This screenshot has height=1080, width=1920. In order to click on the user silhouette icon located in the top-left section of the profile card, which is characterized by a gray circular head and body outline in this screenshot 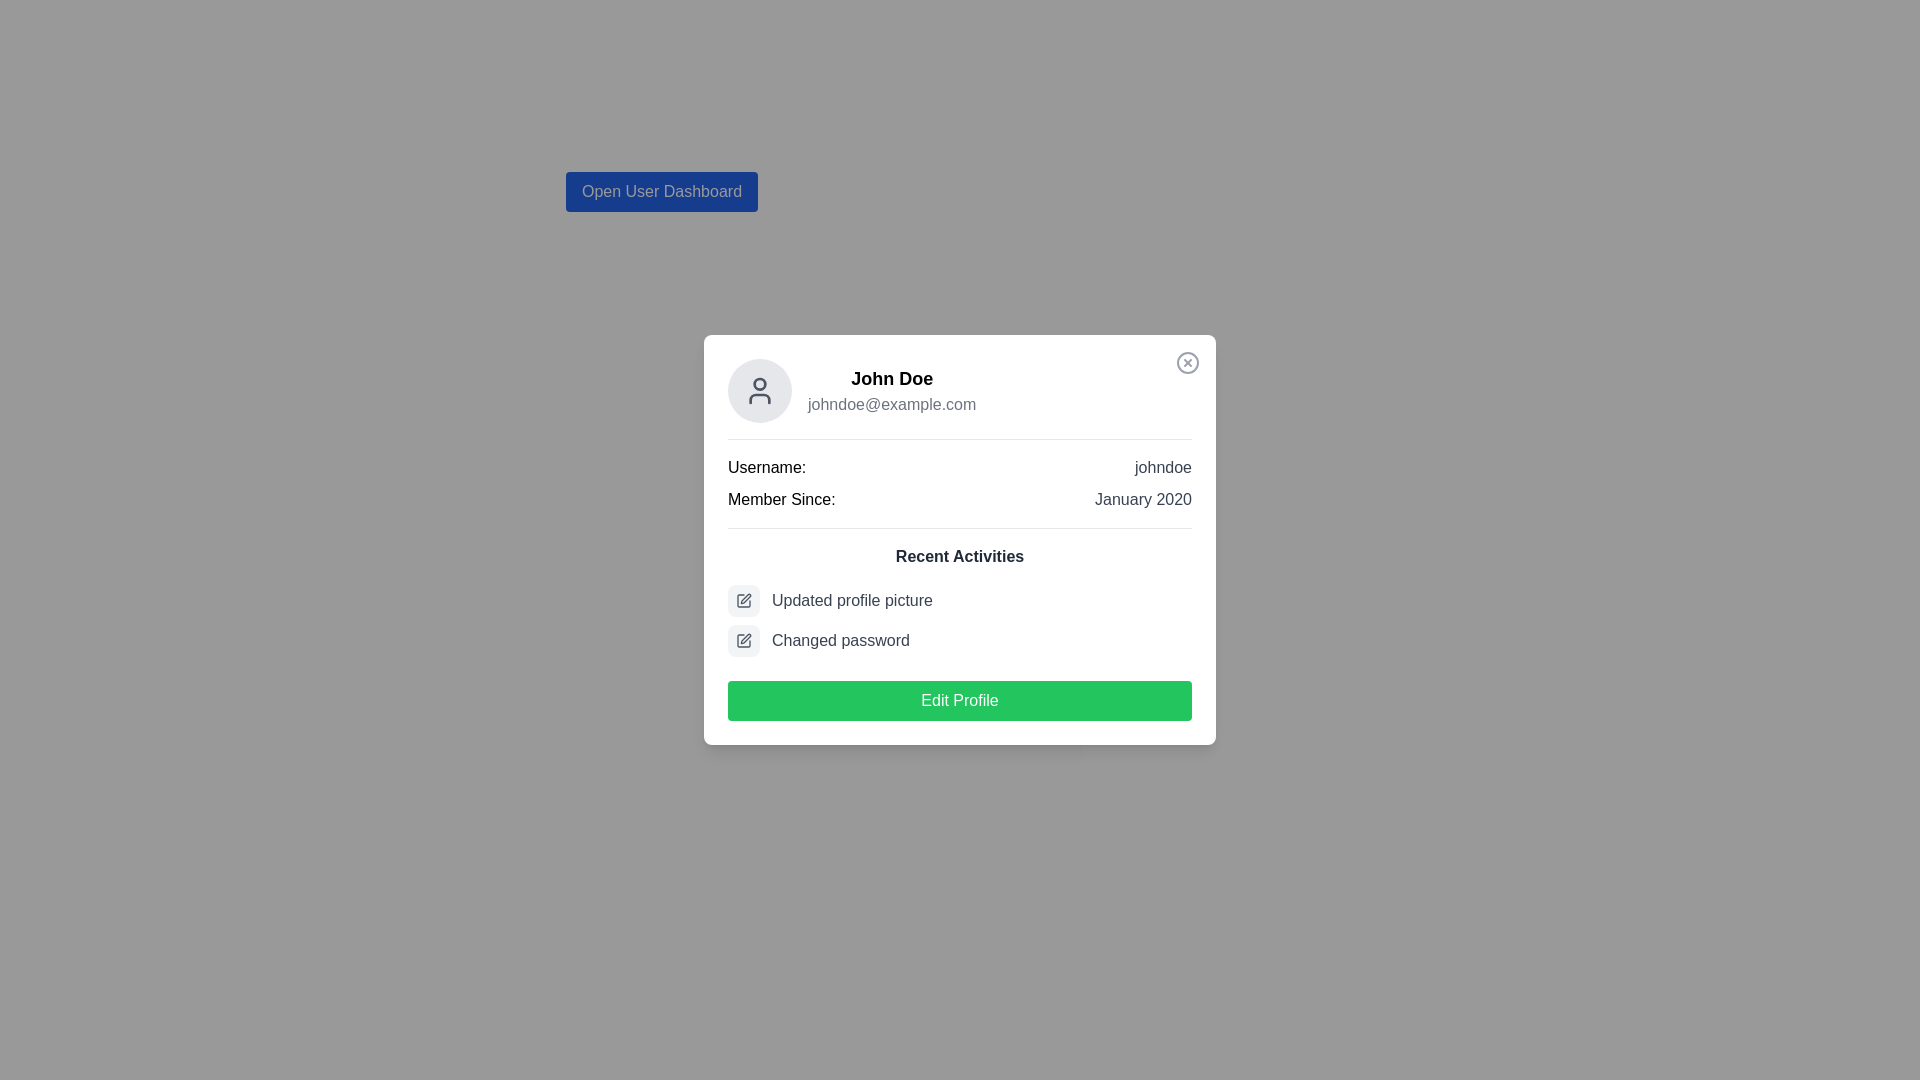, I will do `click(758, 390)`.